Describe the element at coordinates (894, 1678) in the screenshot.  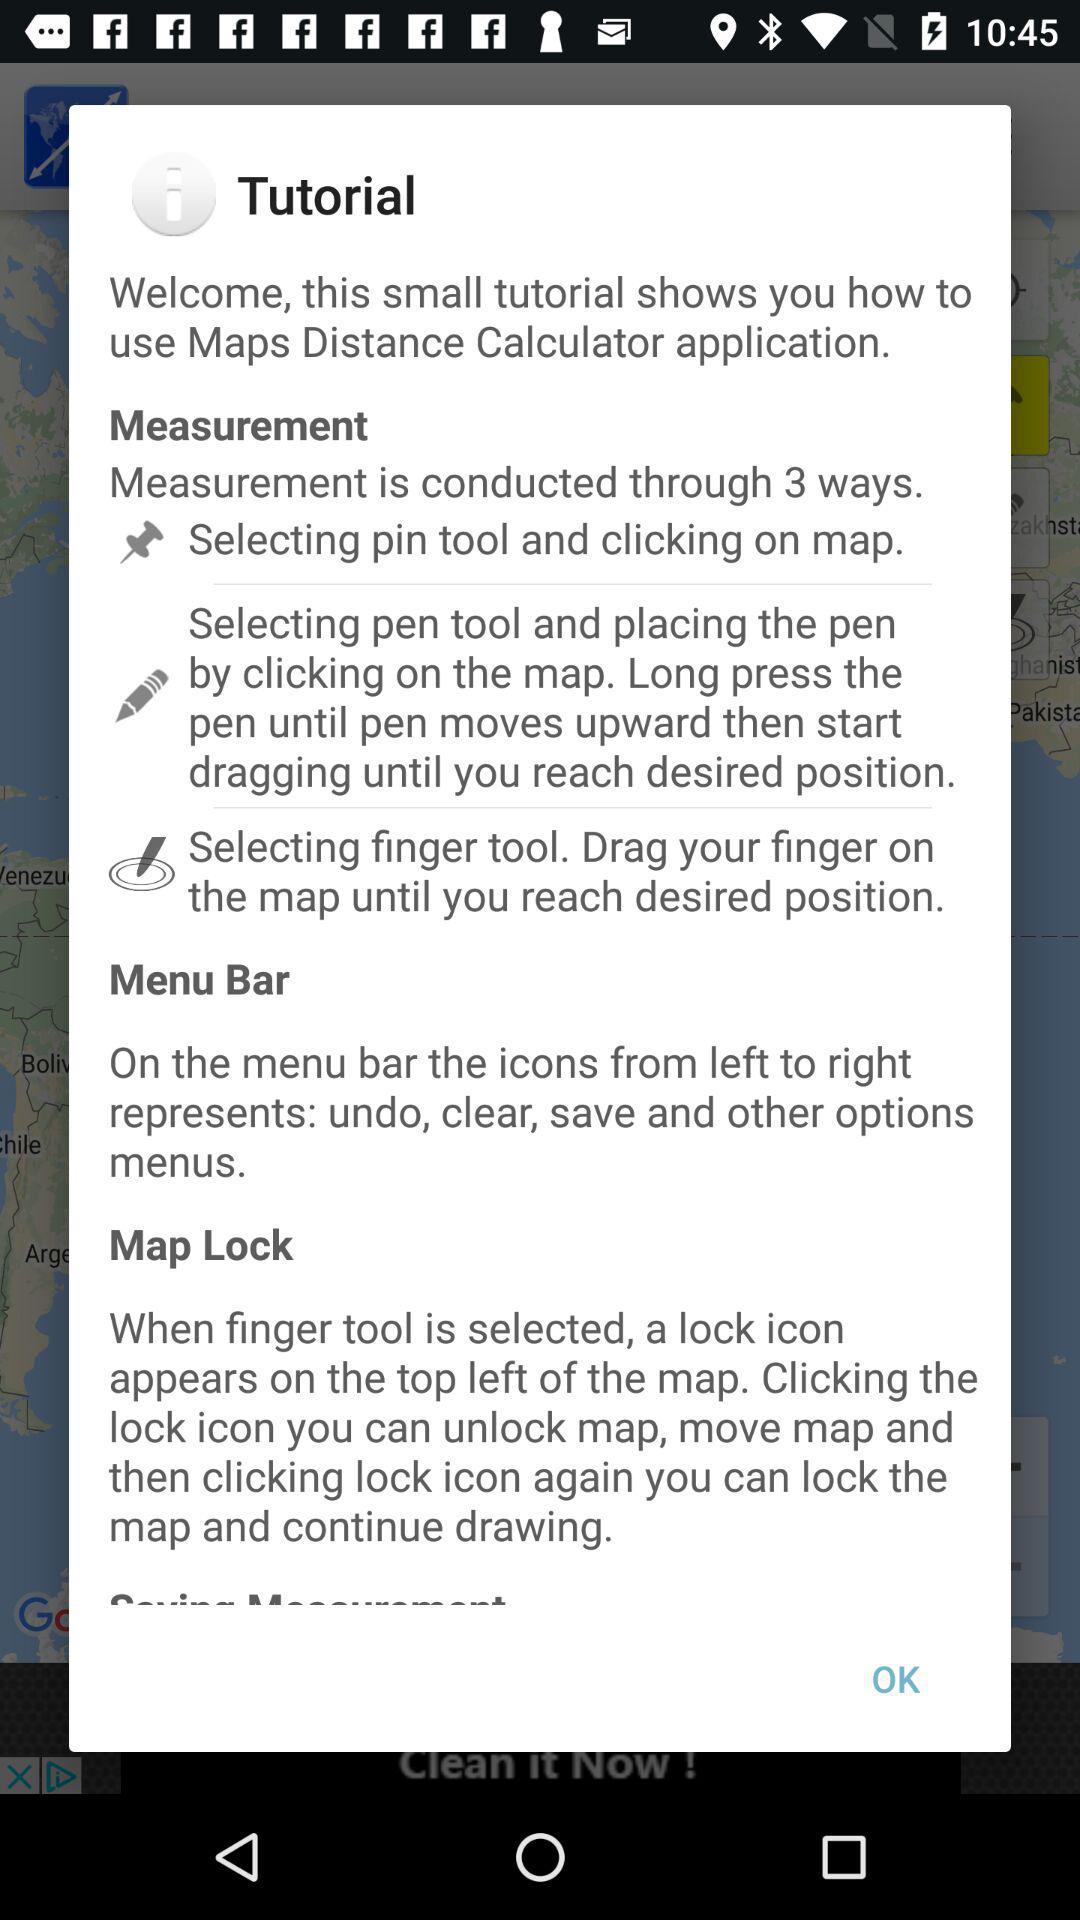
I see `the item below the saving measurement item` at that location.